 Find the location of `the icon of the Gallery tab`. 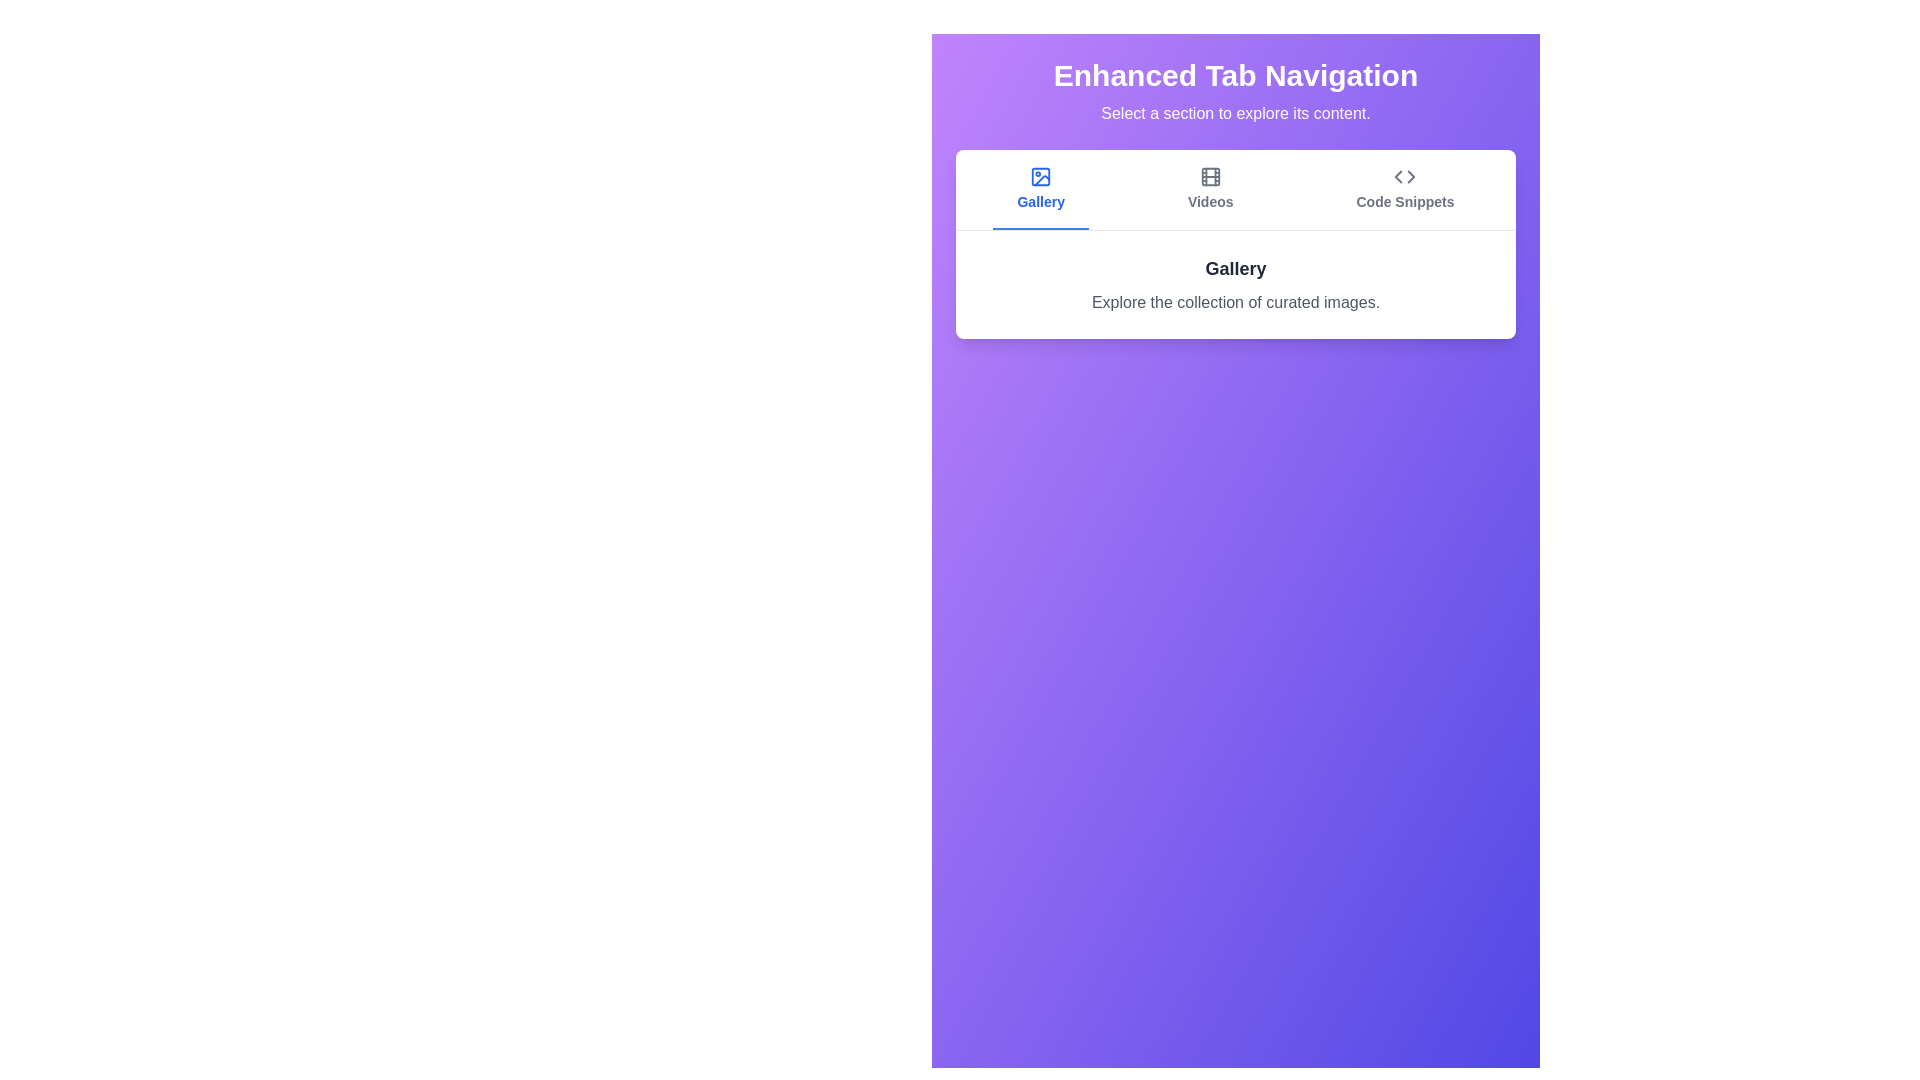

the icon of the Gallery tab is located at coordinates (1040, 176).